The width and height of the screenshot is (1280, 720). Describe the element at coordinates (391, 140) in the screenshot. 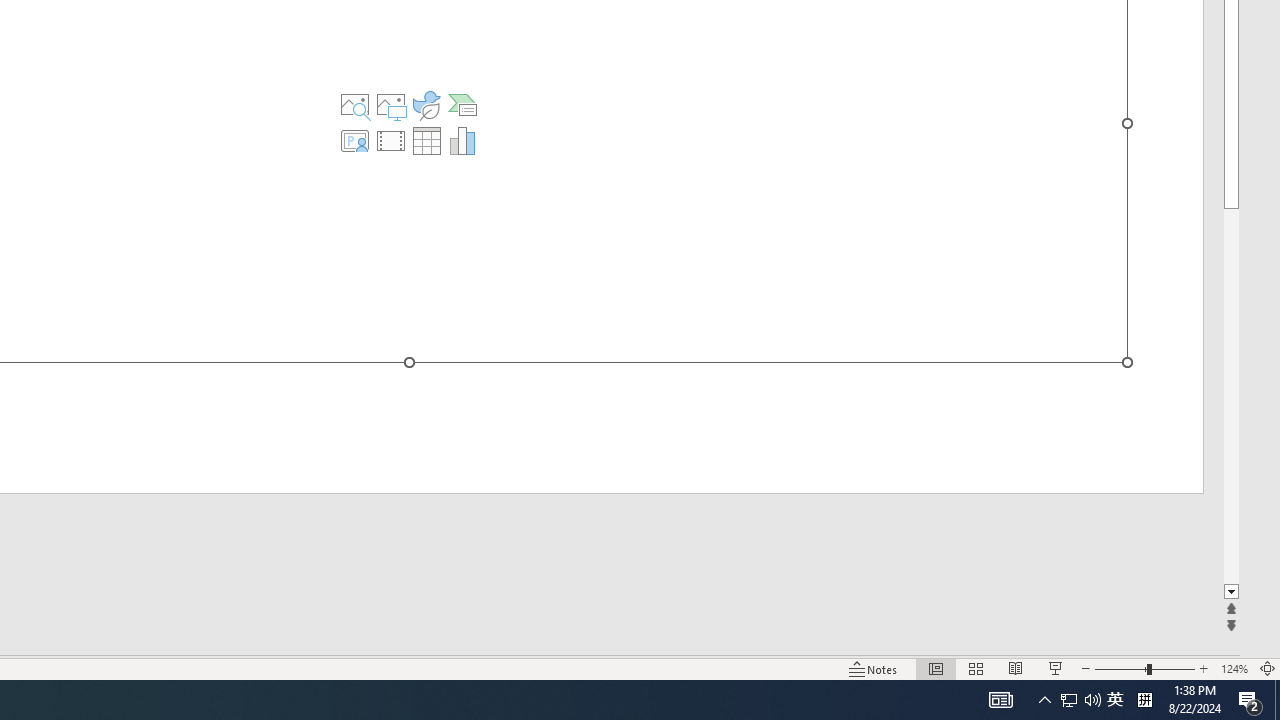

I see `'Insert Video'` at that location.